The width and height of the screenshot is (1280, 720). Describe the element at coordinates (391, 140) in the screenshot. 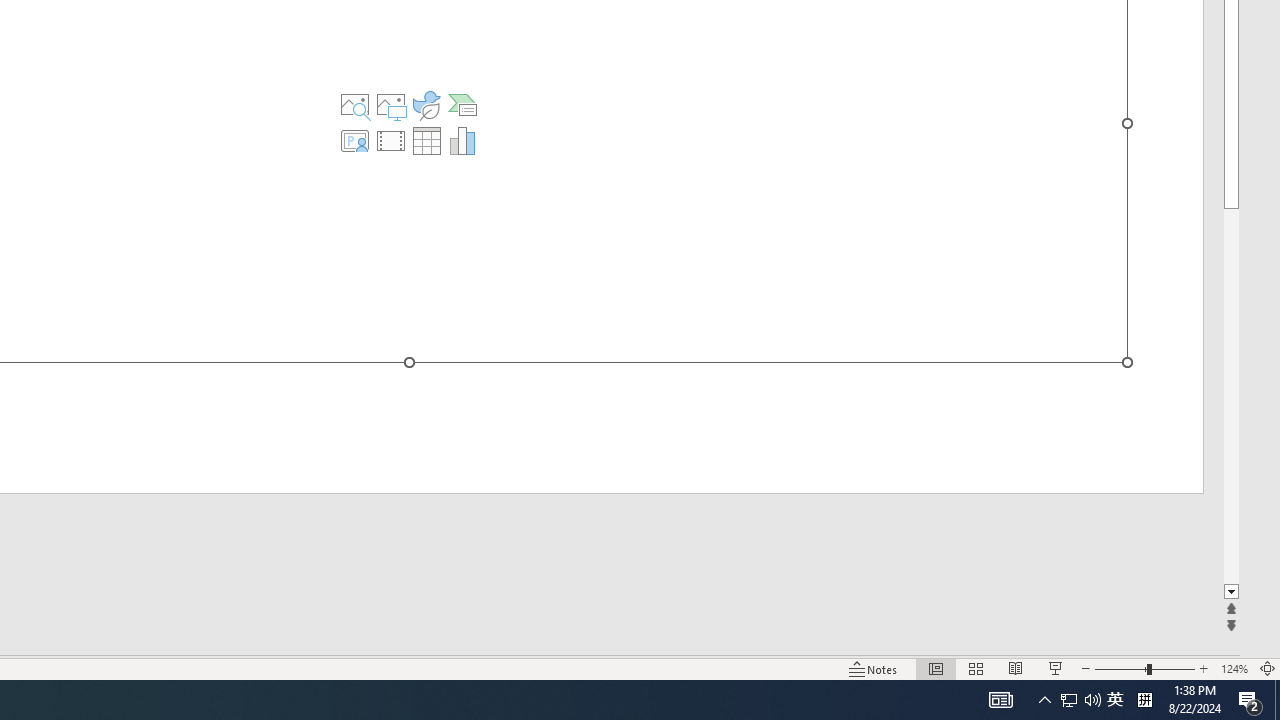

I see `'Insert Video'` at that location.